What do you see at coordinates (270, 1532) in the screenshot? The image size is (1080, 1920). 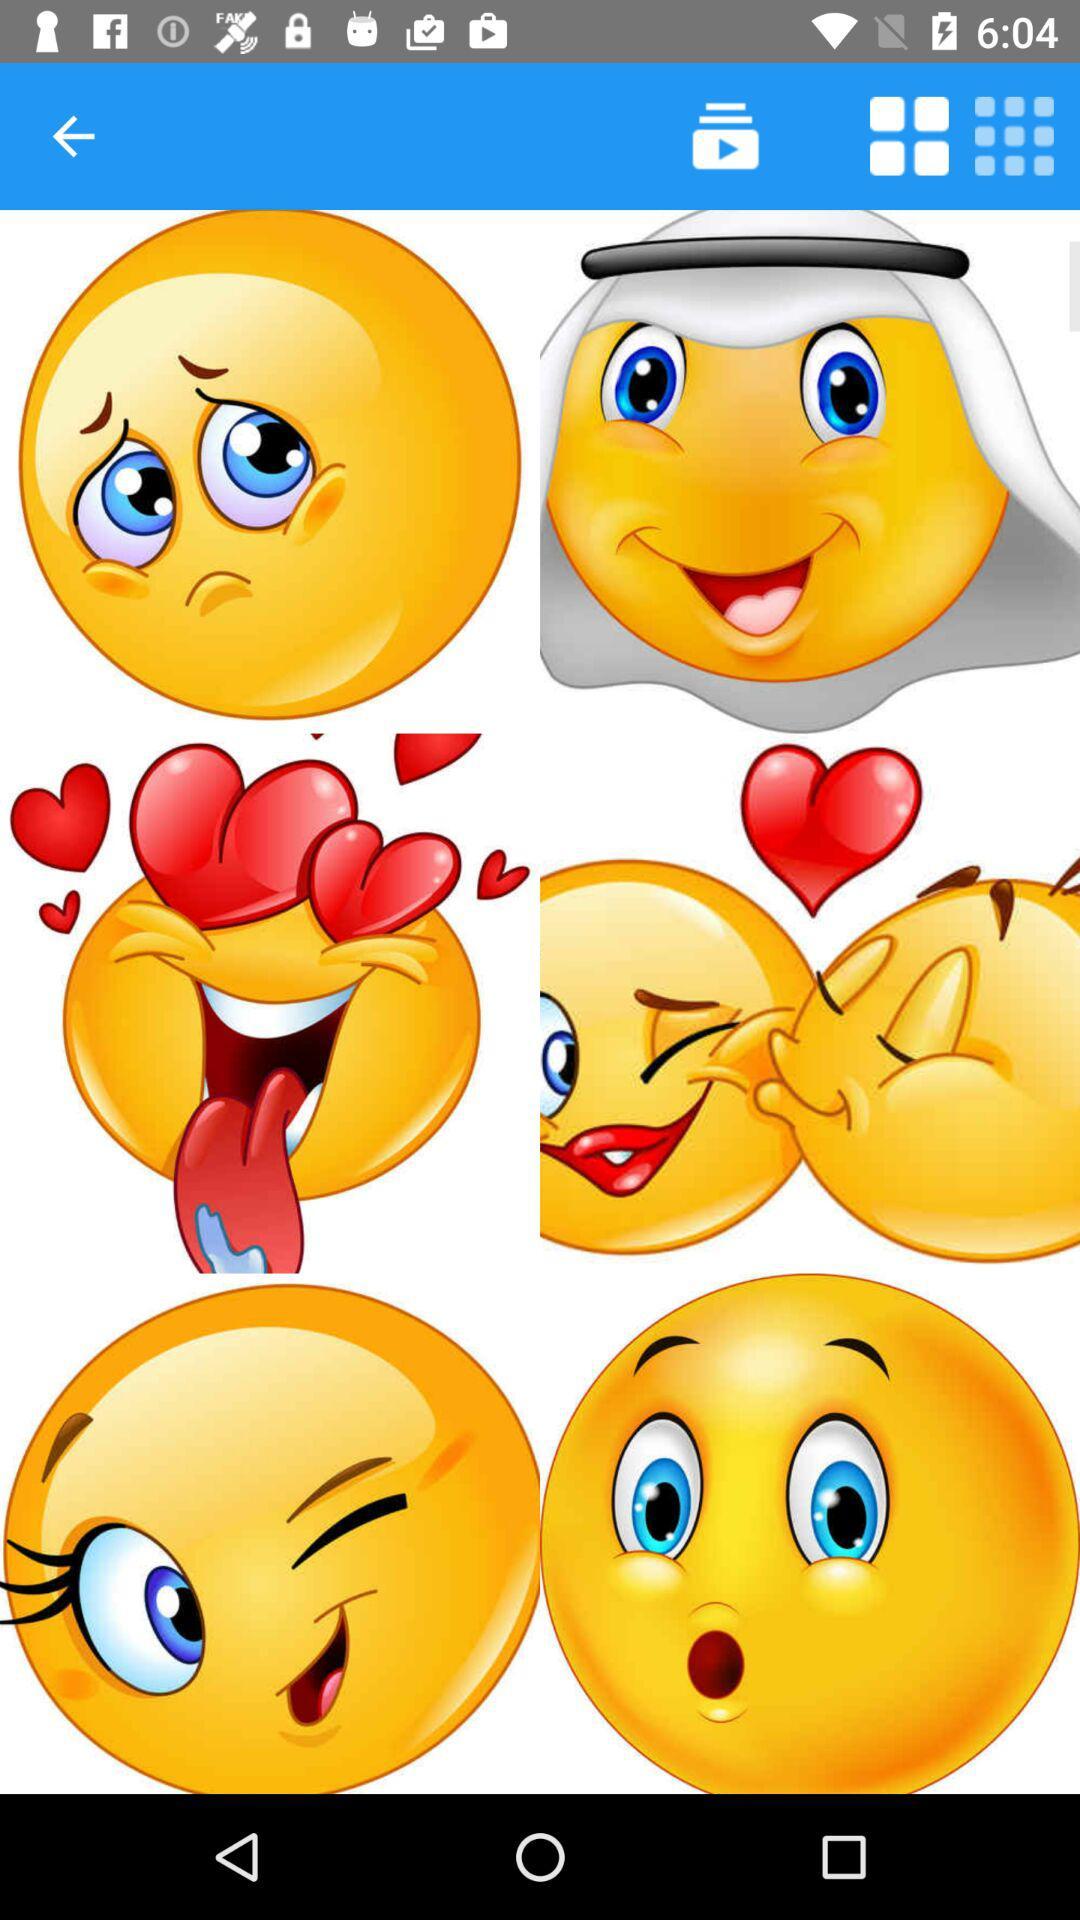 I see `wink emoji` at bounding box center [270, 1532].